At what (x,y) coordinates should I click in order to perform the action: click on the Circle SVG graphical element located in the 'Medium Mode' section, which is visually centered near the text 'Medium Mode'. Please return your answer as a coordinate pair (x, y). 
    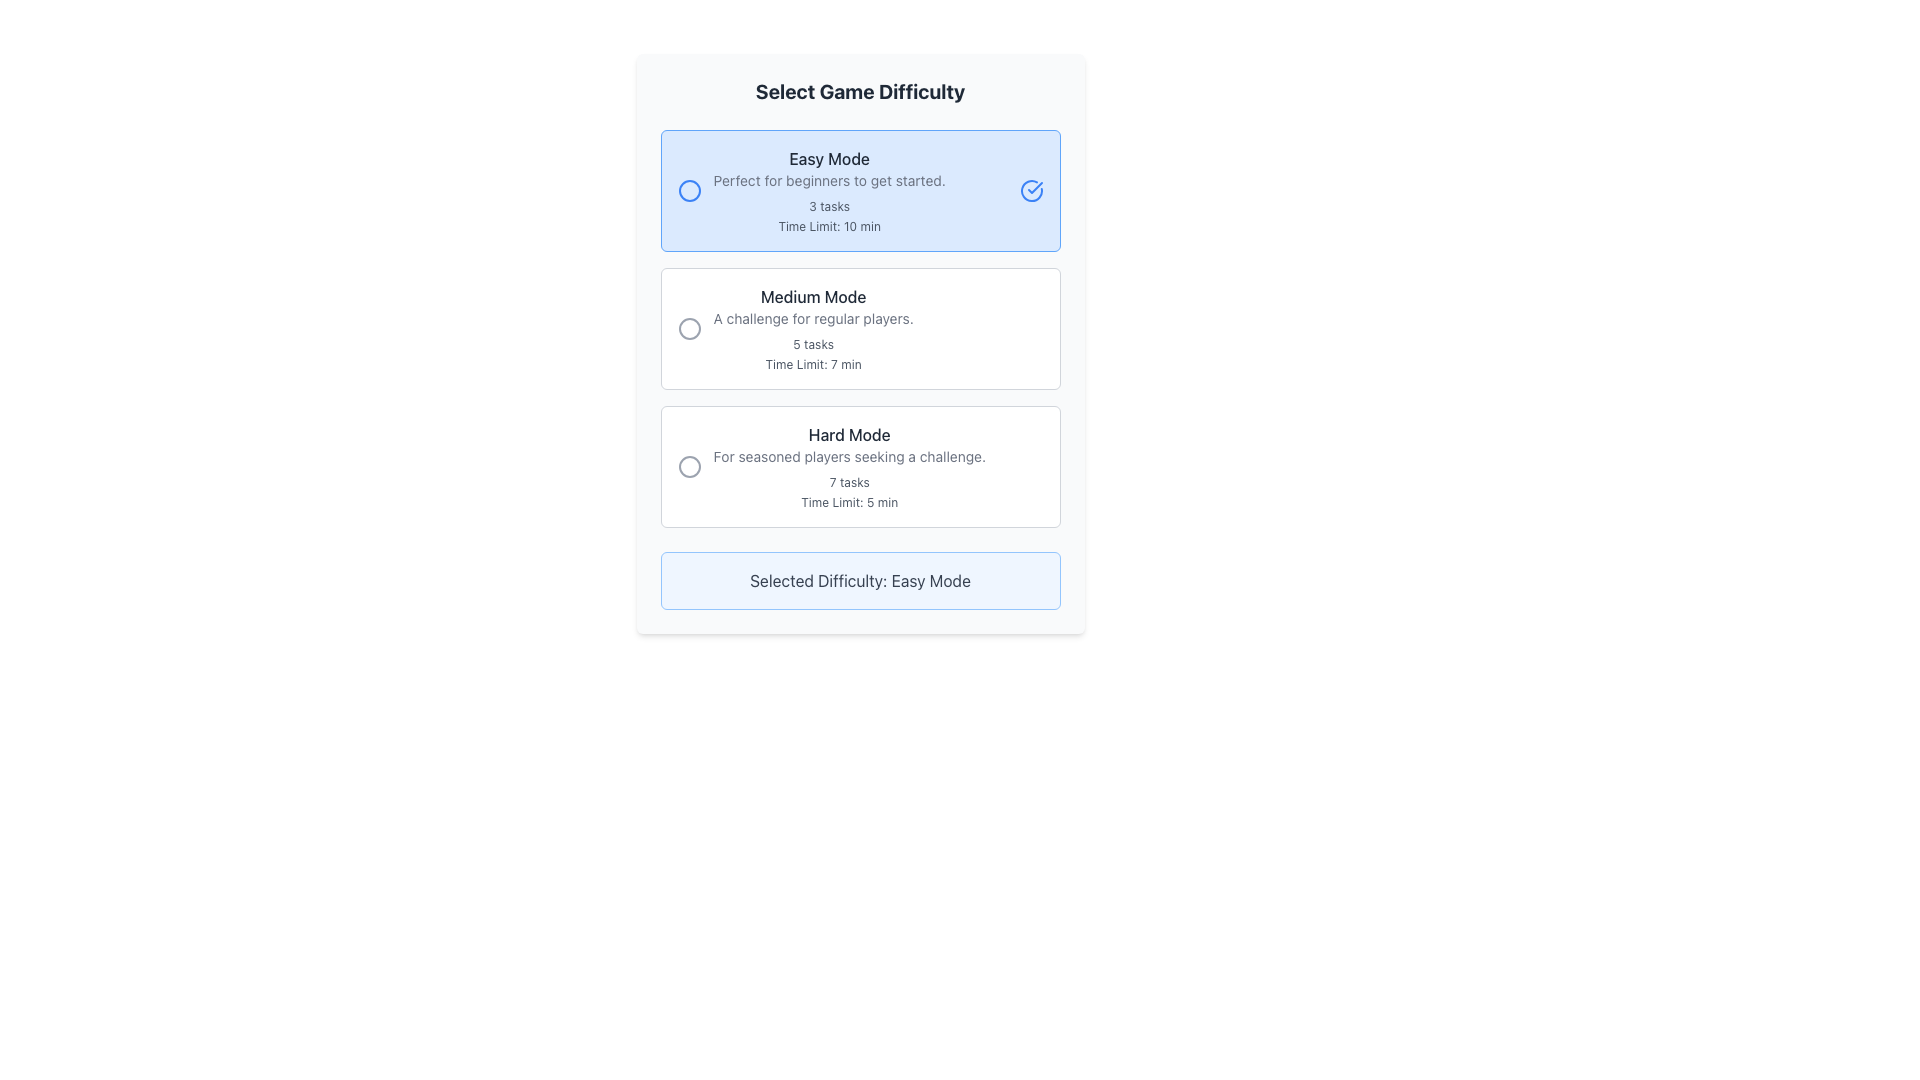
    Looking at the image, I should click on (689, 327).